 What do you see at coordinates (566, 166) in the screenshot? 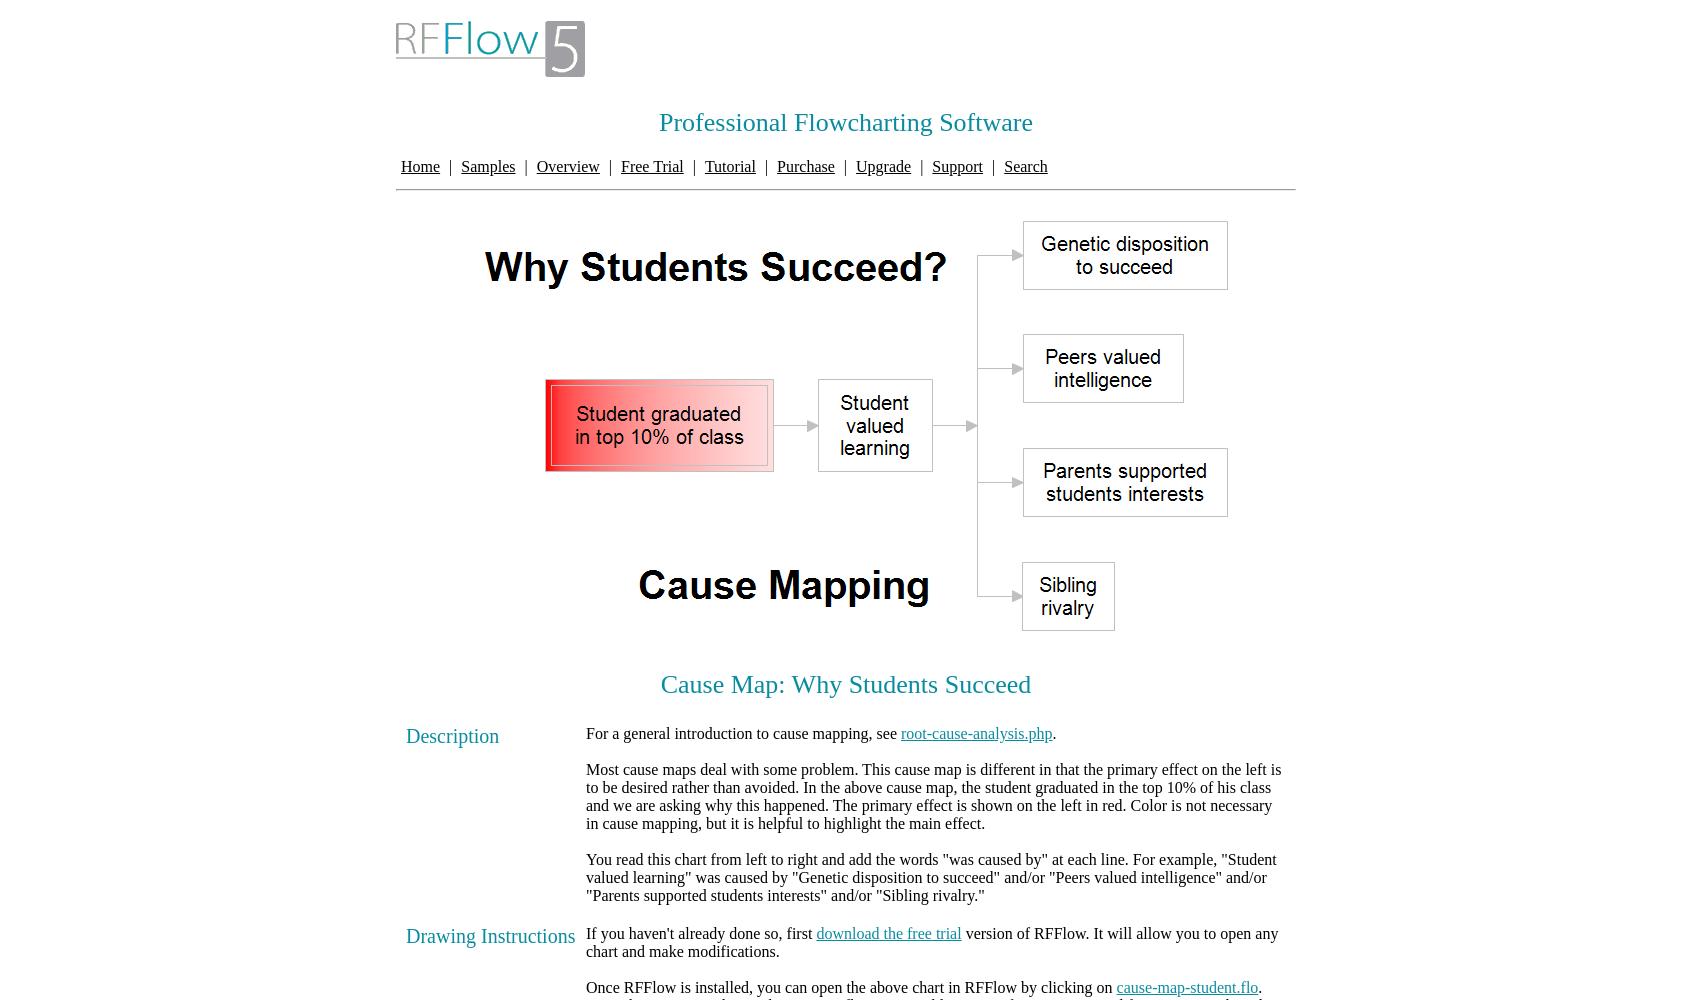
I see `'Overview'` at bounding box center [566, 166].